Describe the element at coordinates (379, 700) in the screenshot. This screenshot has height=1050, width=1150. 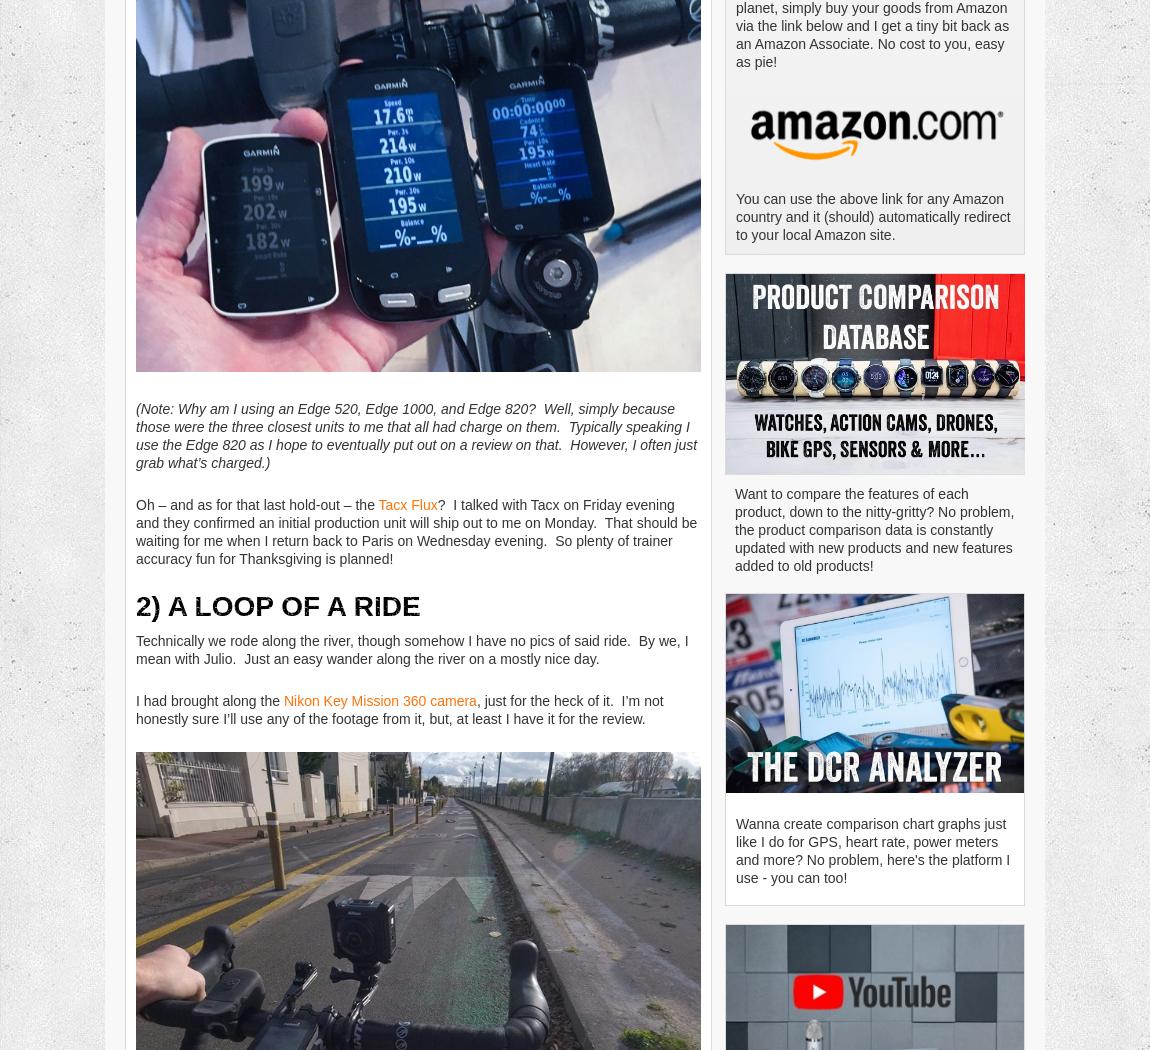
I see `'Nikon Key Mission 360 camera'` at that location.